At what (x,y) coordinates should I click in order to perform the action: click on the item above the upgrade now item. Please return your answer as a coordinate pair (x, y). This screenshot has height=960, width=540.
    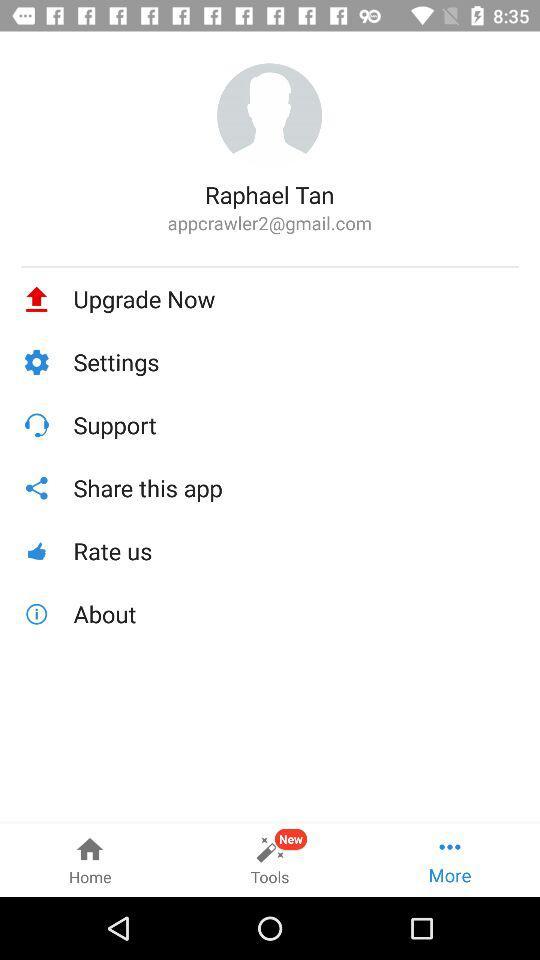
    Looking at the image, I should click on (270, 265).